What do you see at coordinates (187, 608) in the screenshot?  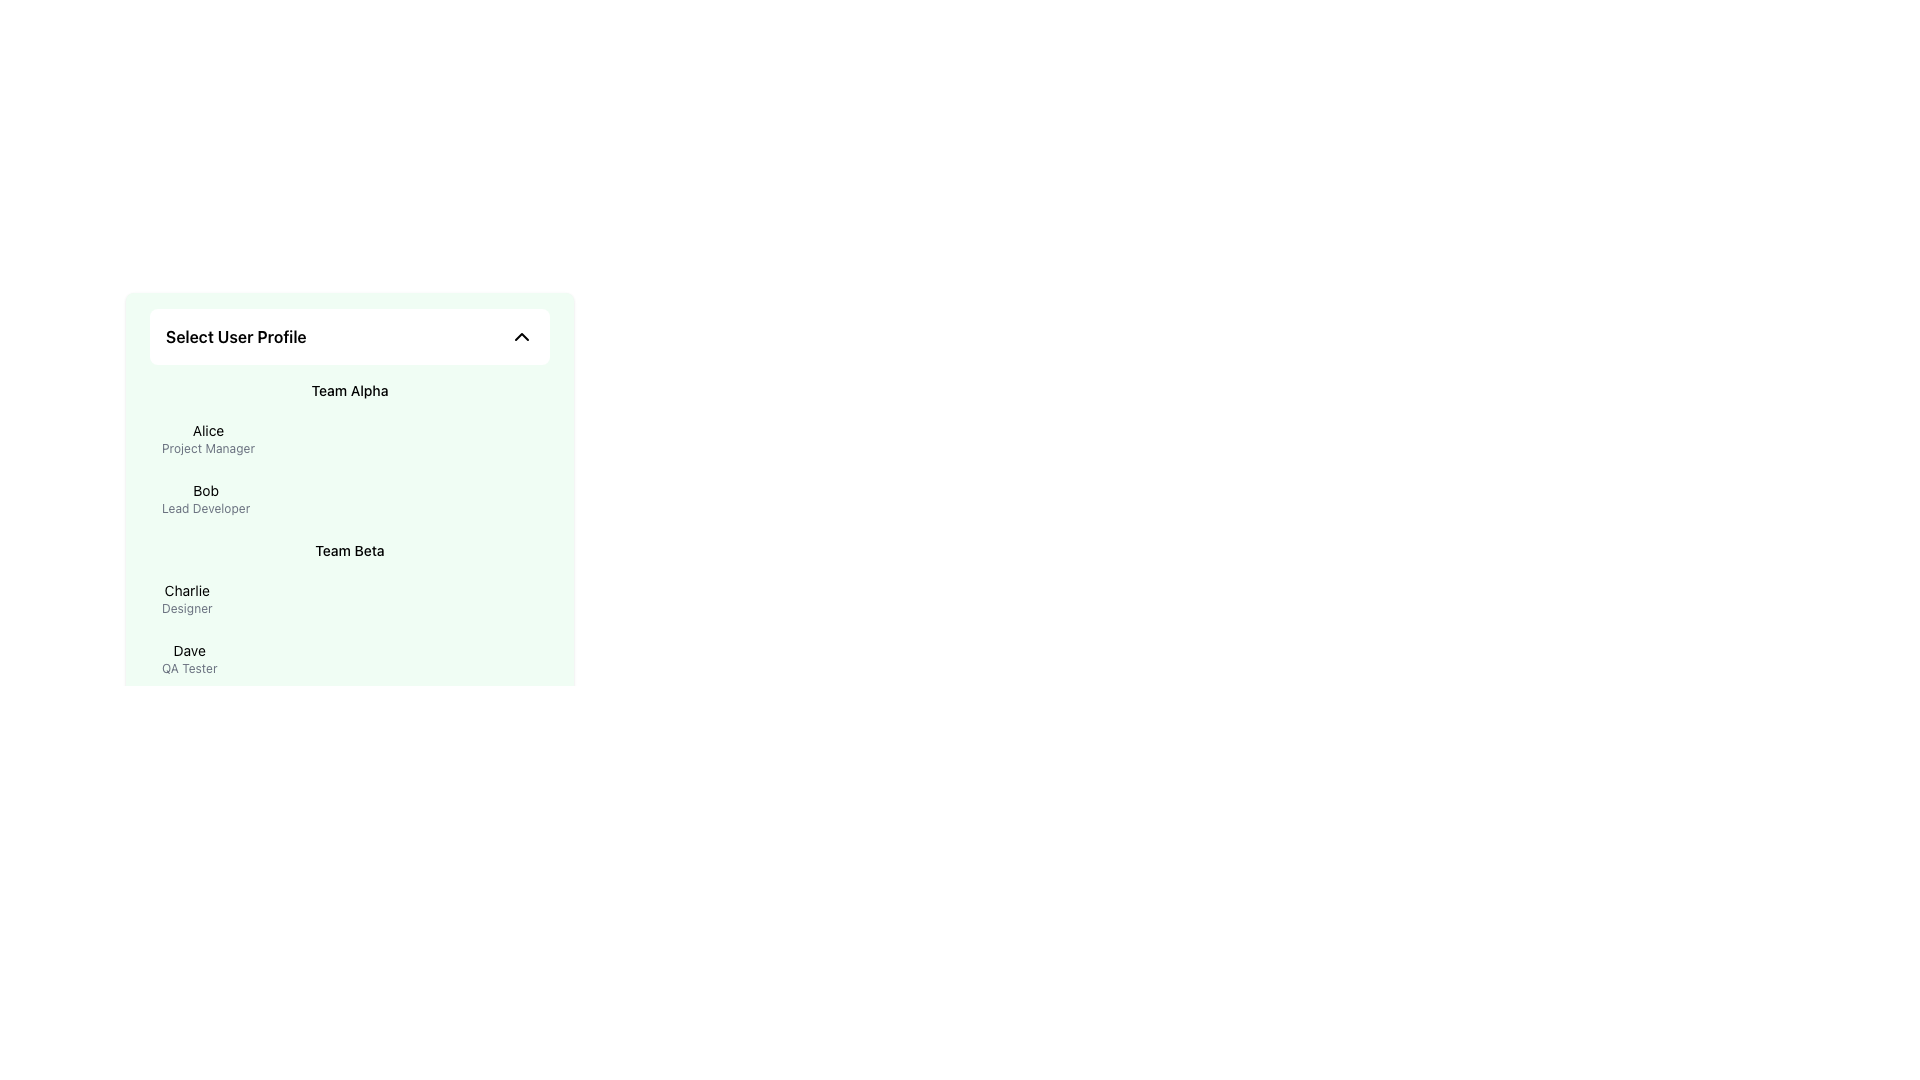 I see `the text label that indicates the role associated with 'Charlie', which is located directly under the name 'Charlie' in the 'Team Beta' section` at bounding box center [187, 608].